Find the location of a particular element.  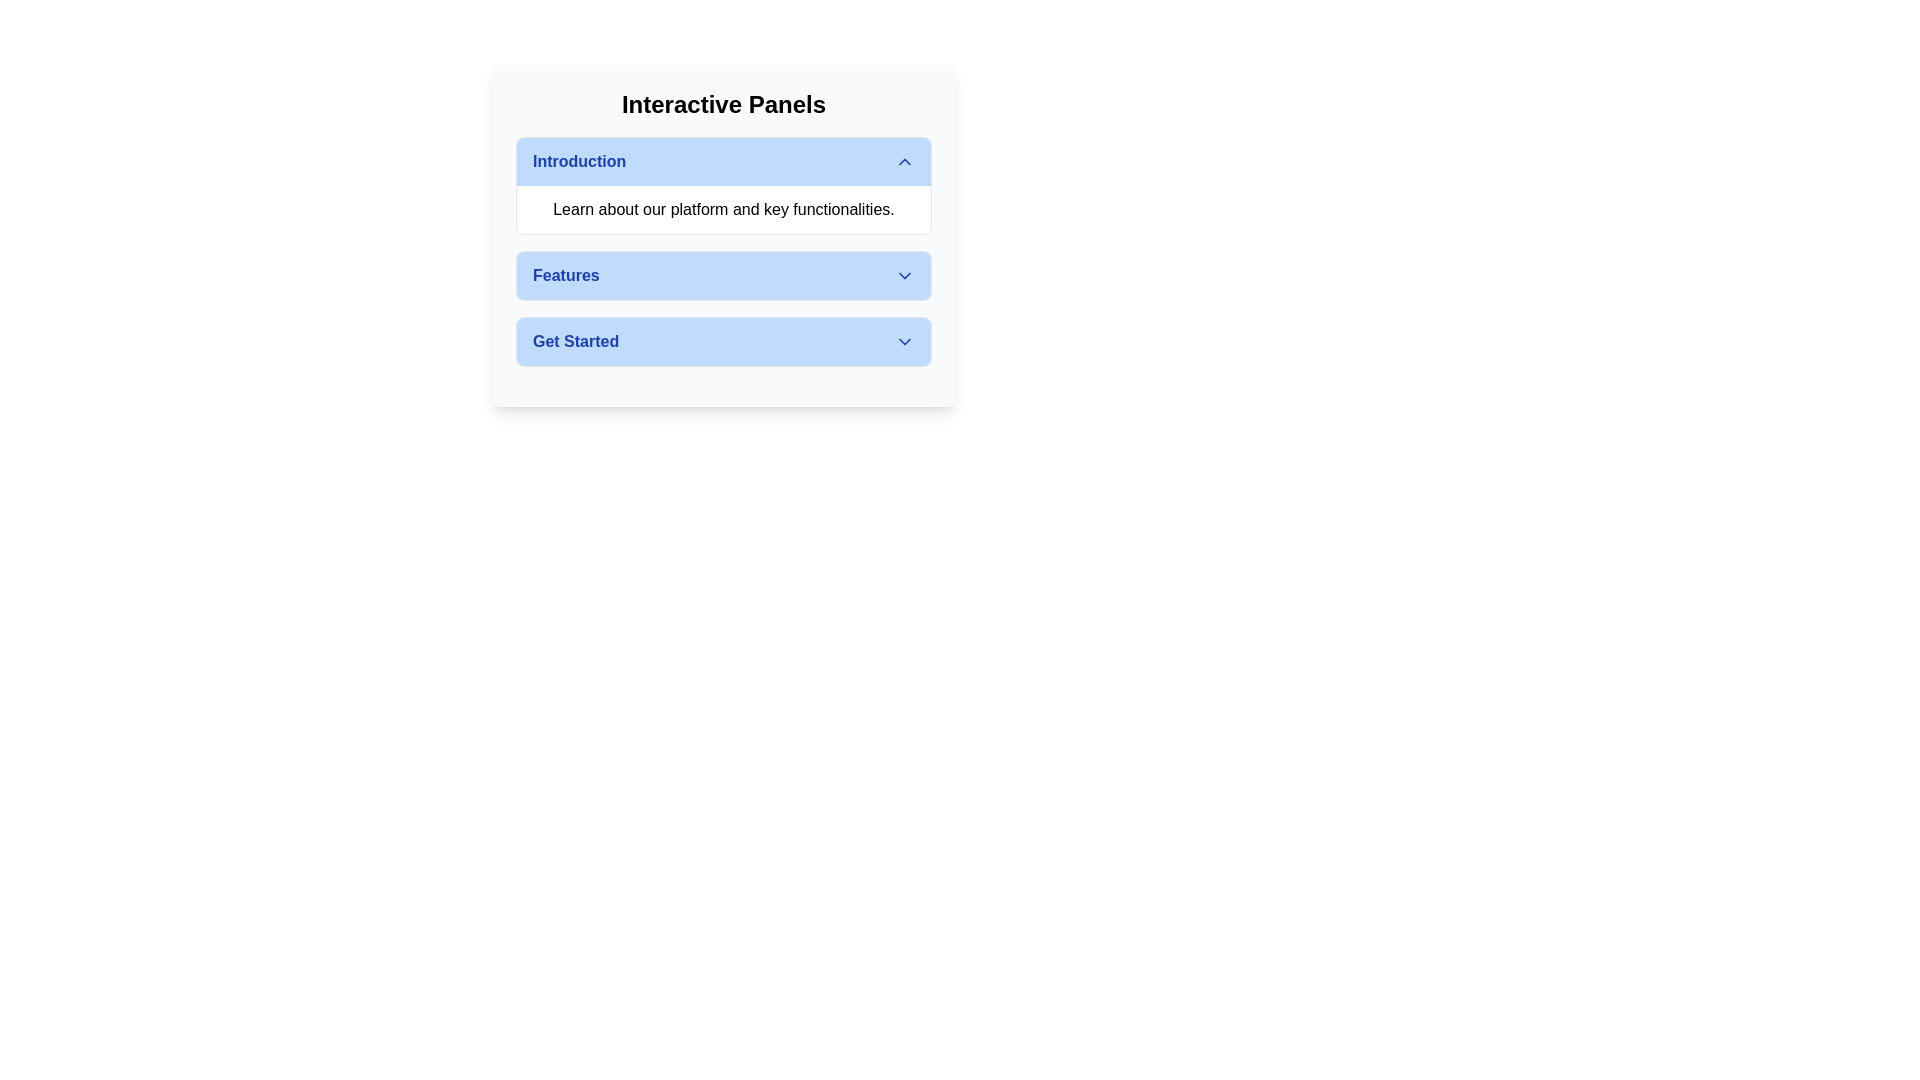

the text label reading 'Features' which is styled with a bold blue font located is located at coordinates (565, 276).